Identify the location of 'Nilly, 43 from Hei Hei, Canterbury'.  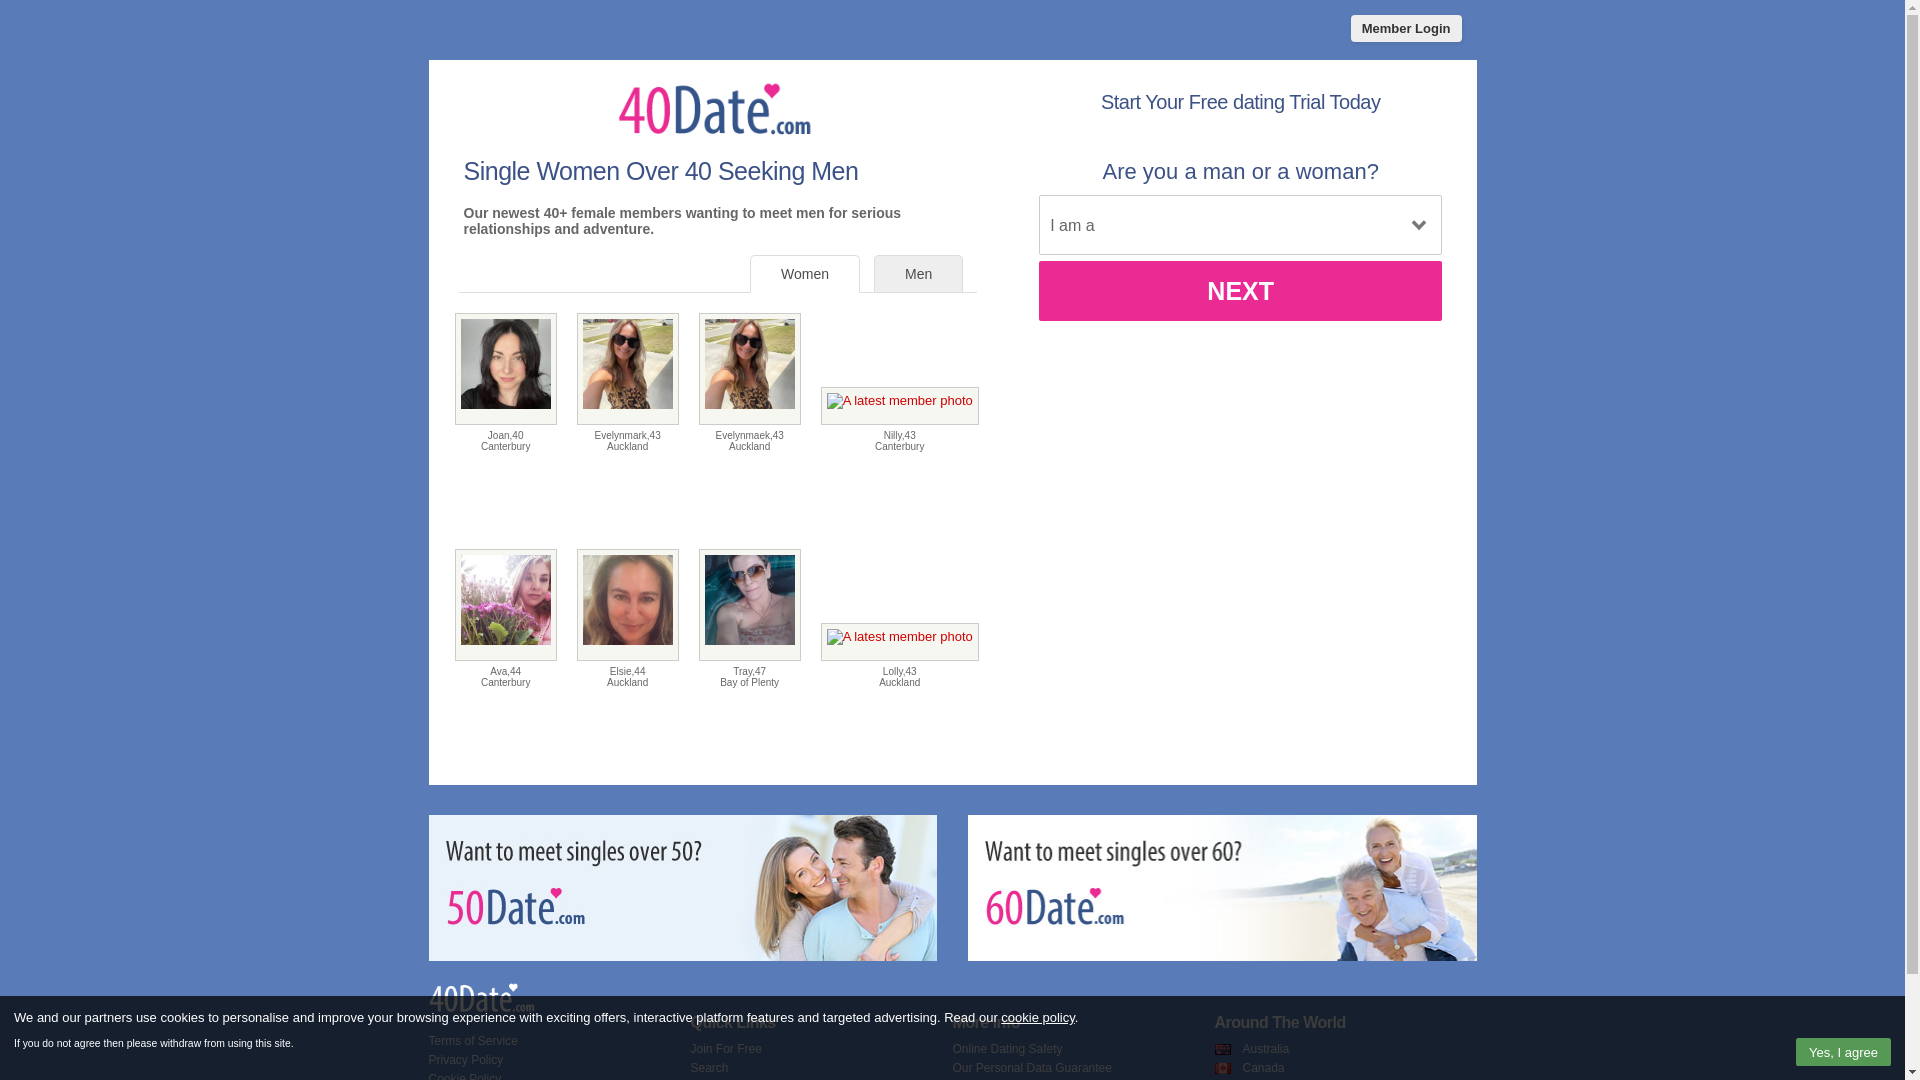
(899, 405).